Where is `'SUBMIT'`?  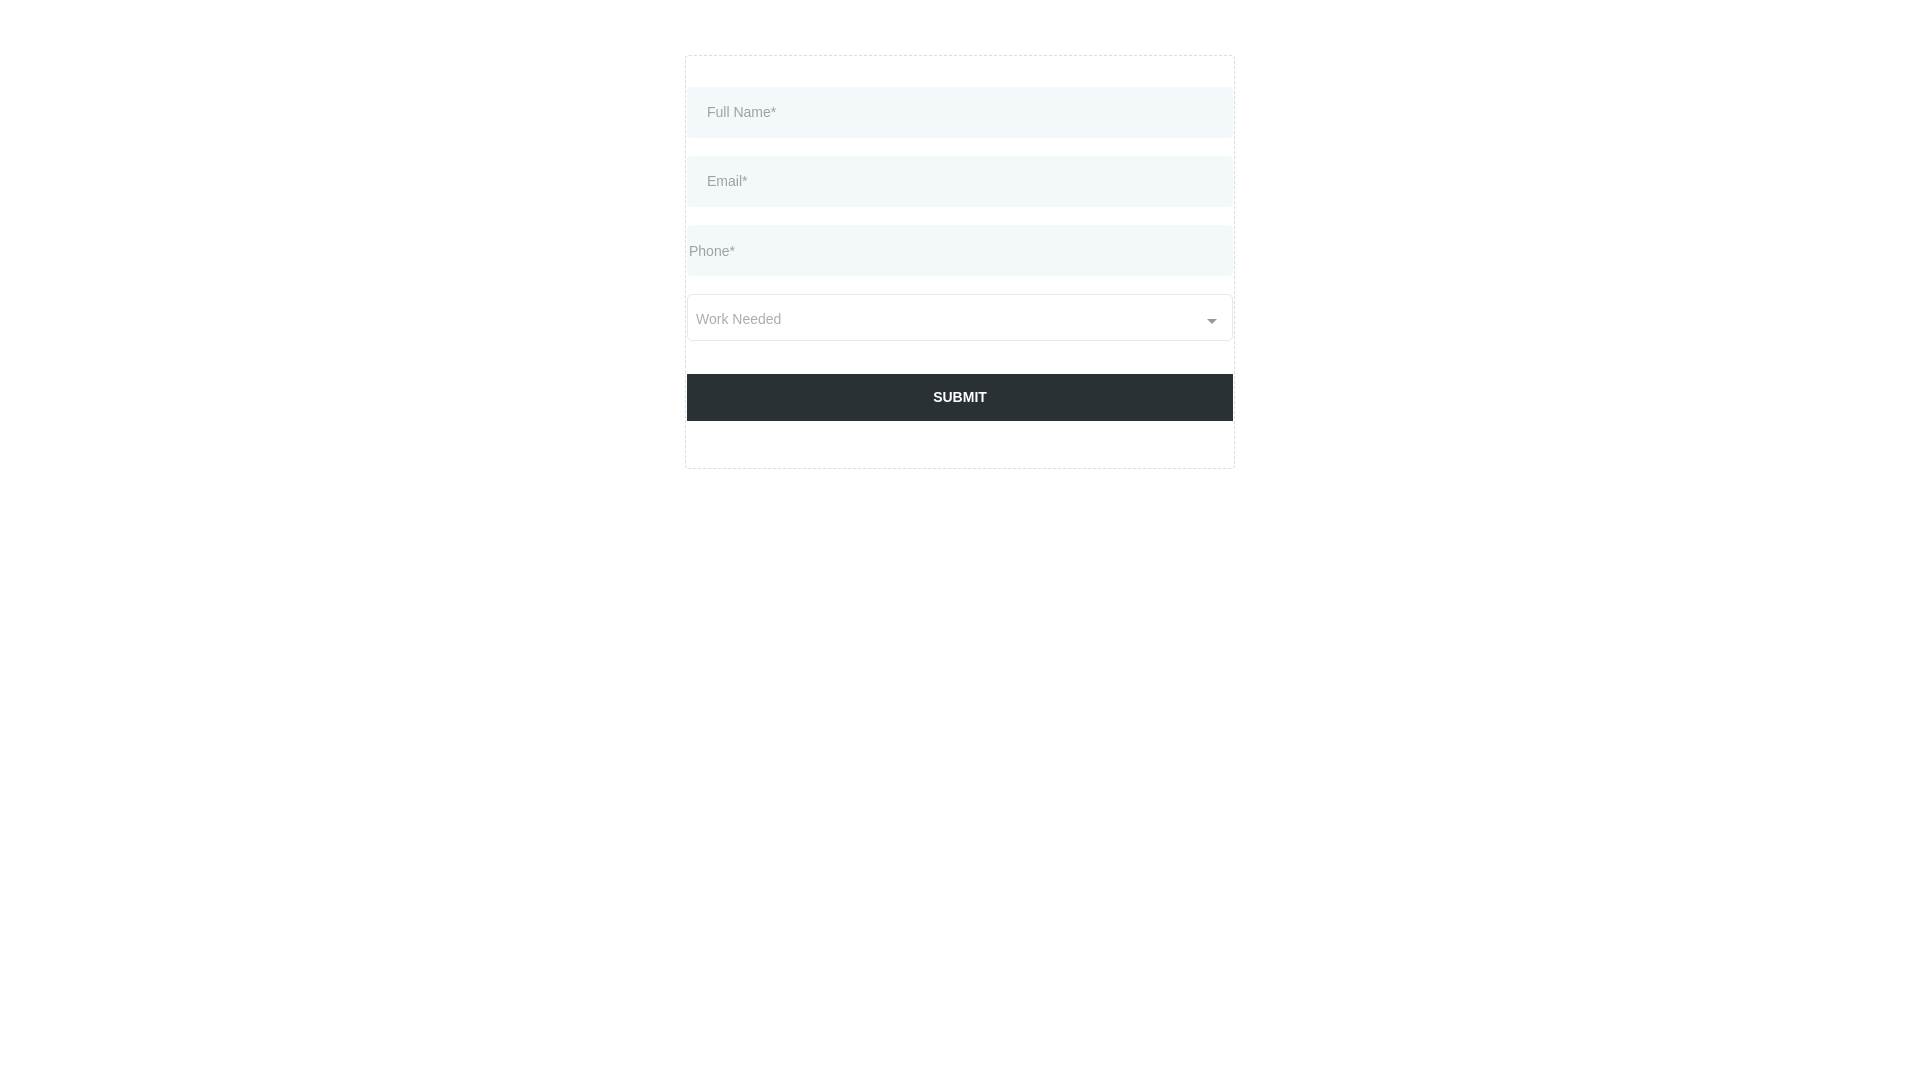 'SUBMIT' is located at coordinates (960, 397).